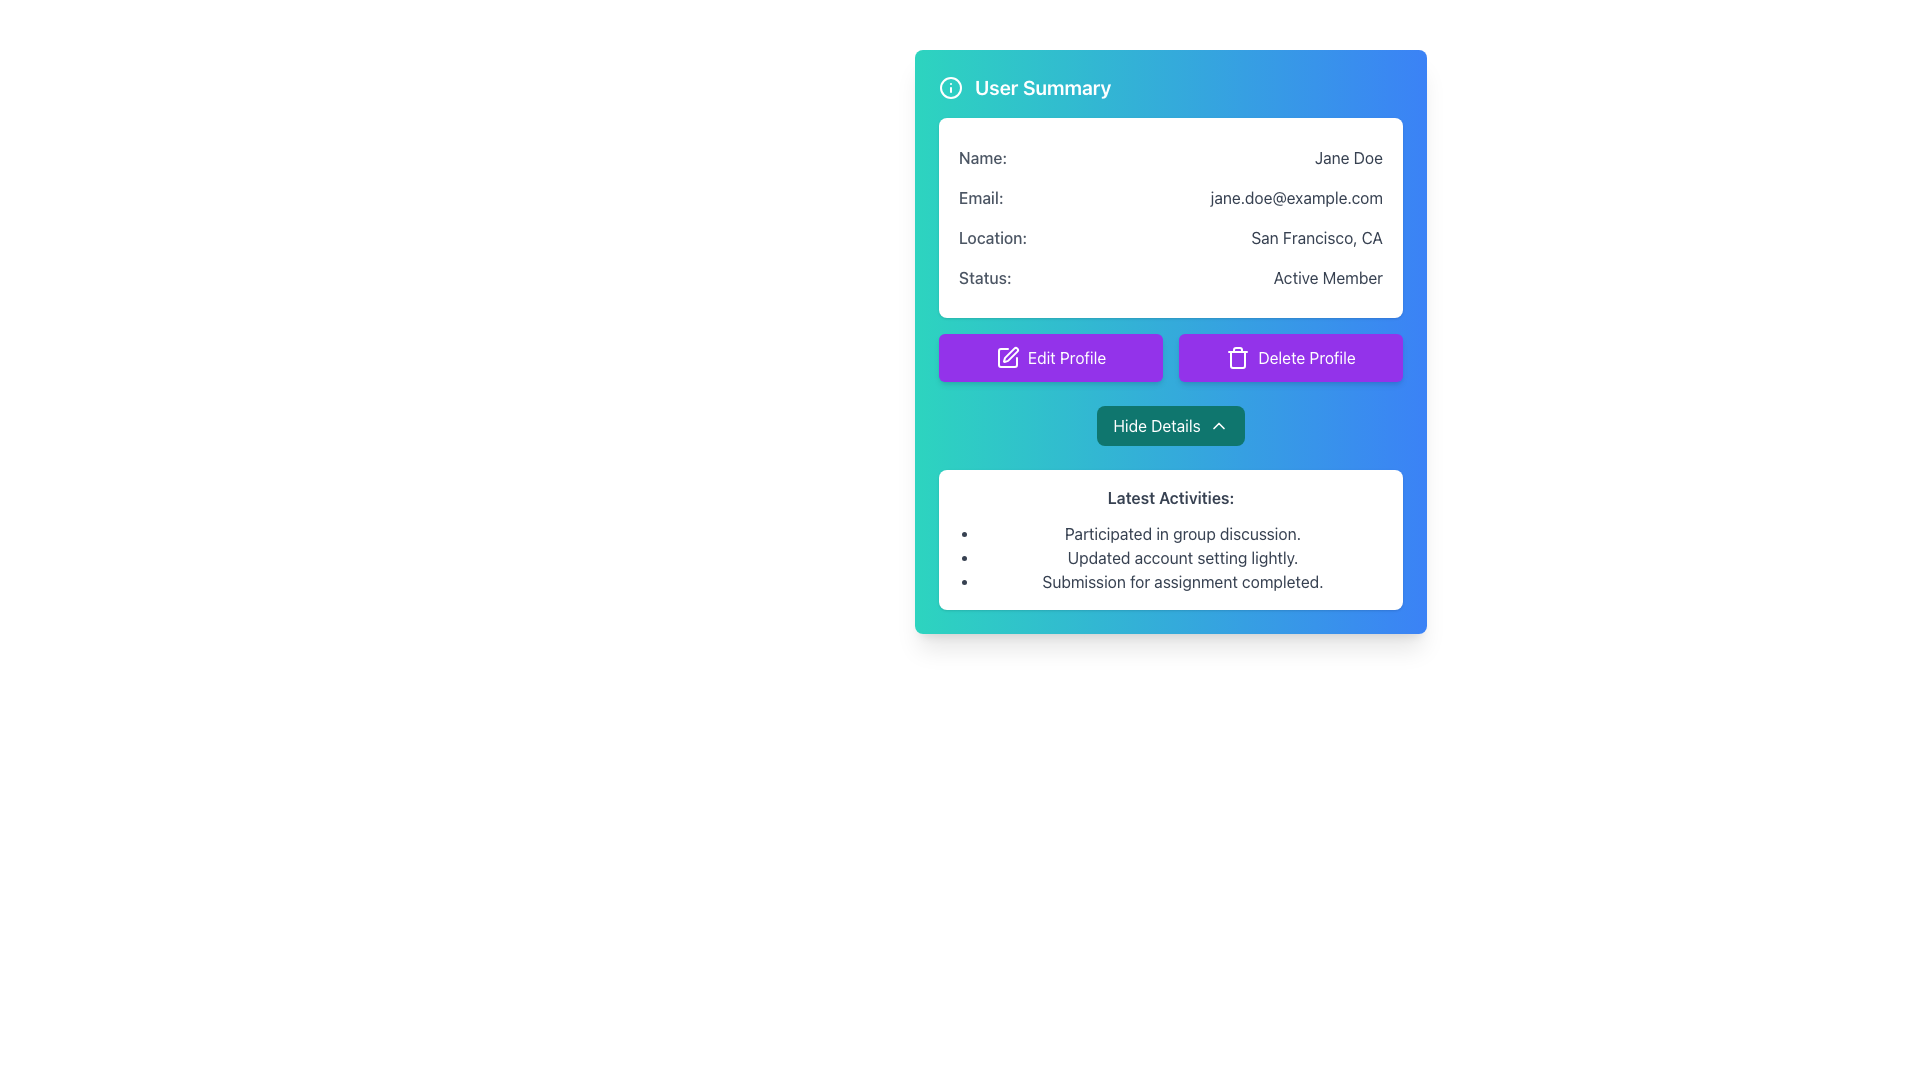 The image size is (1920, 1080). Describe the element at coordinates (1007, 357) in the screenshot. I see `the decorative icon within the purple 'Edit Profile' button, located to the left of the 'Delete Profile' button` at that location.